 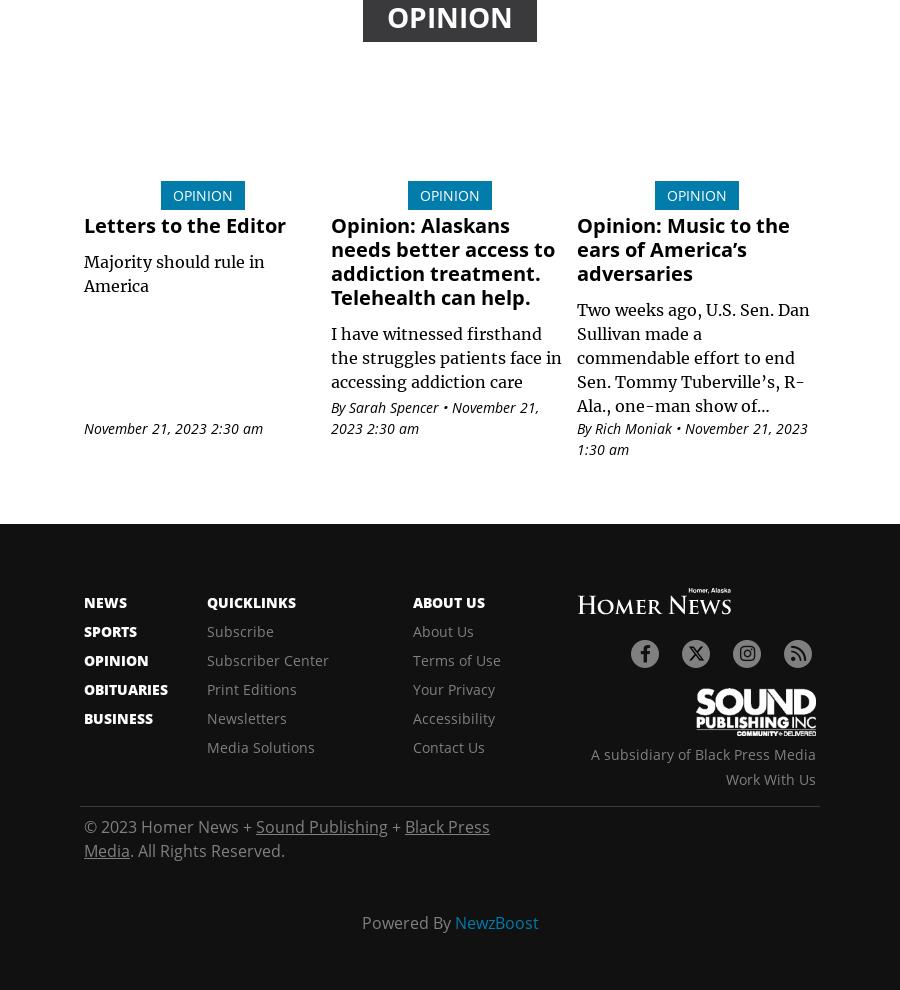 What do you see at coordinates (769, 779) in the screenshot?
I see `'Work With Us'` at bounding box center [769, 779].